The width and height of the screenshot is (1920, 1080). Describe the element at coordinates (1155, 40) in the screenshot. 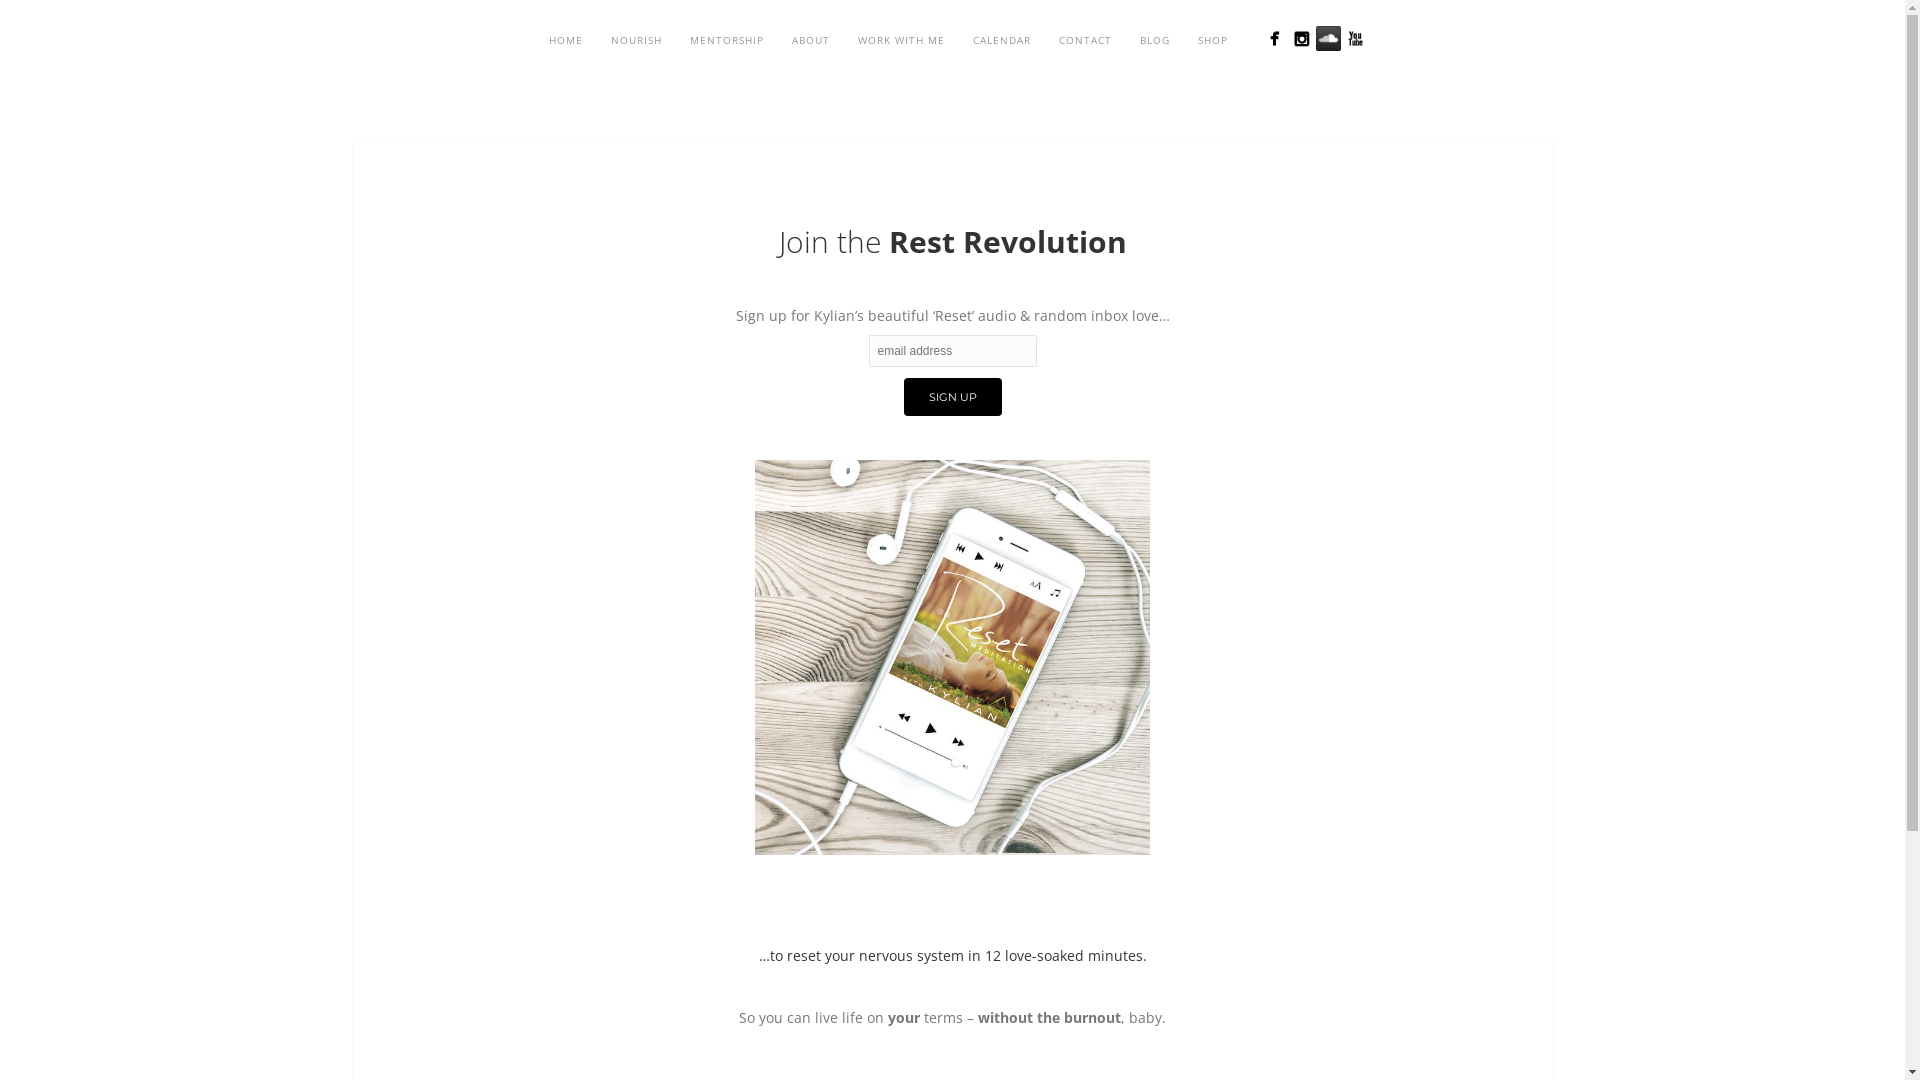

I see `'BLOG'` at that location.